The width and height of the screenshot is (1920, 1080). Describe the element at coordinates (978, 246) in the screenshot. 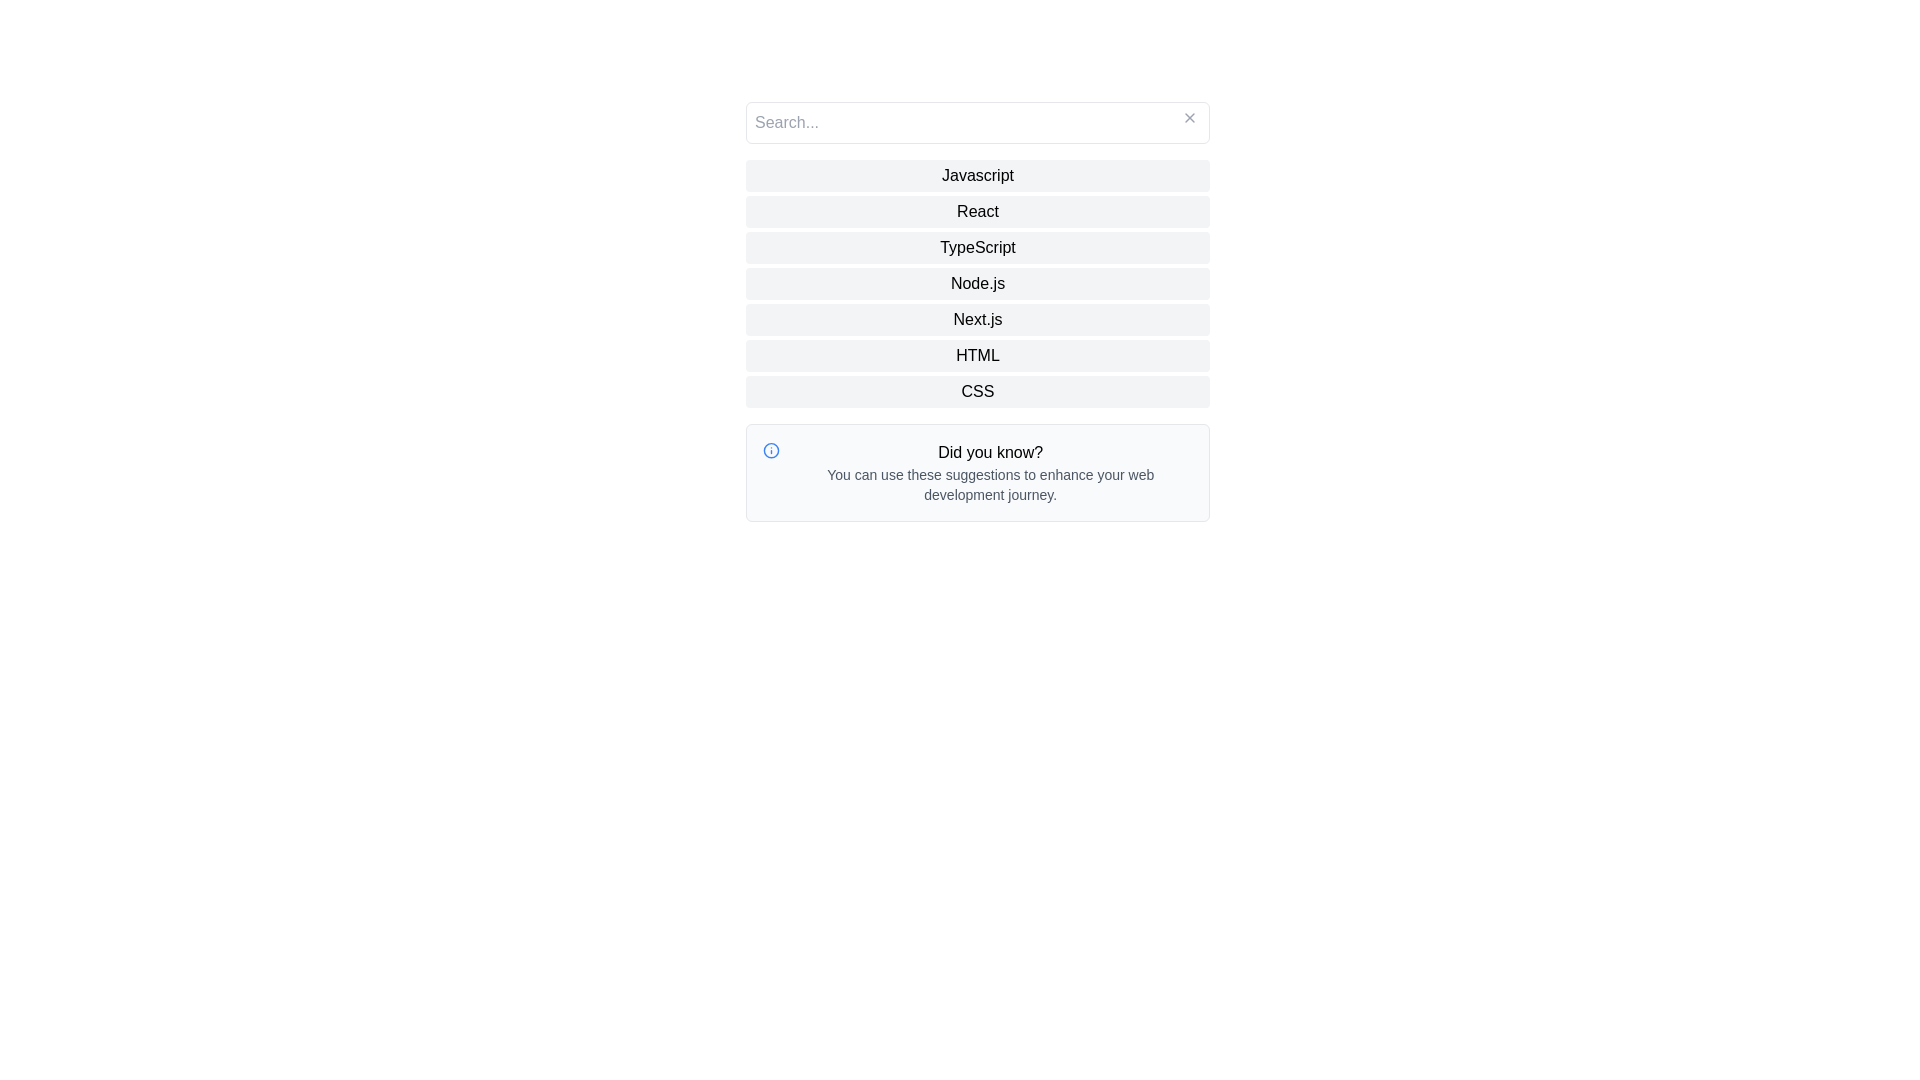

I see `the 'TypeScript' button, which is the third button in a vertical list of buttons with a light gray background and black text` at that location.